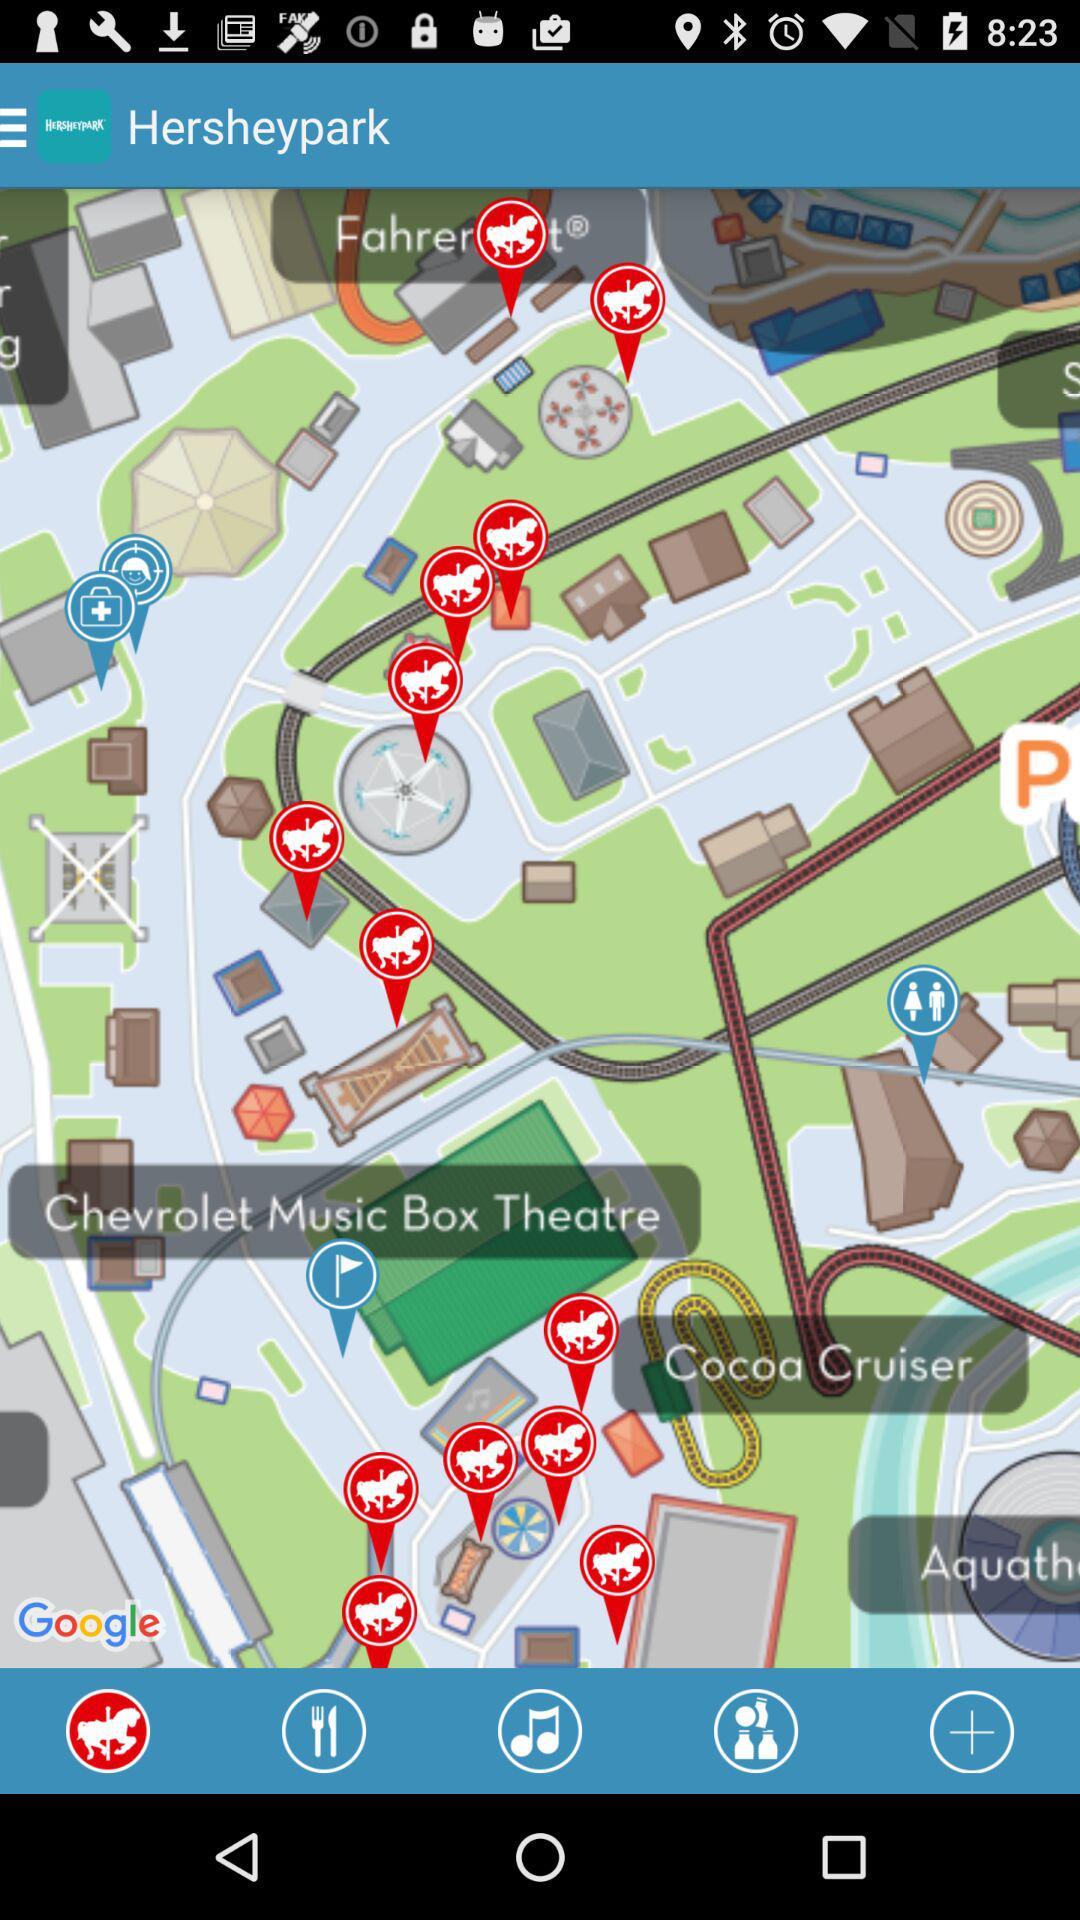 Image resolution: width=1080 pixels, height=1920 pixels. Describe the element at coordinates (971, 1851) in the screenshot. I see `the lock icon` at that location.